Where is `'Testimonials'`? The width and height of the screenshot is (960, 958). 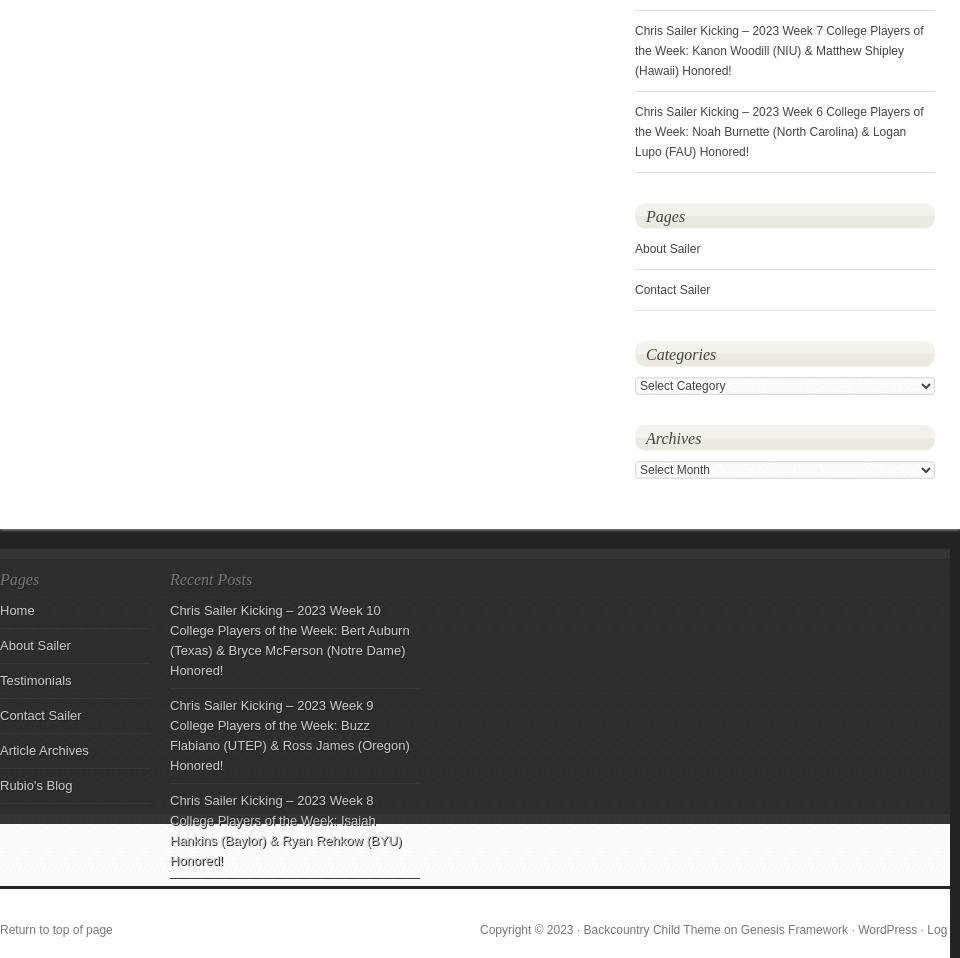 'Testimonials' is located at coordinates (34, 679).